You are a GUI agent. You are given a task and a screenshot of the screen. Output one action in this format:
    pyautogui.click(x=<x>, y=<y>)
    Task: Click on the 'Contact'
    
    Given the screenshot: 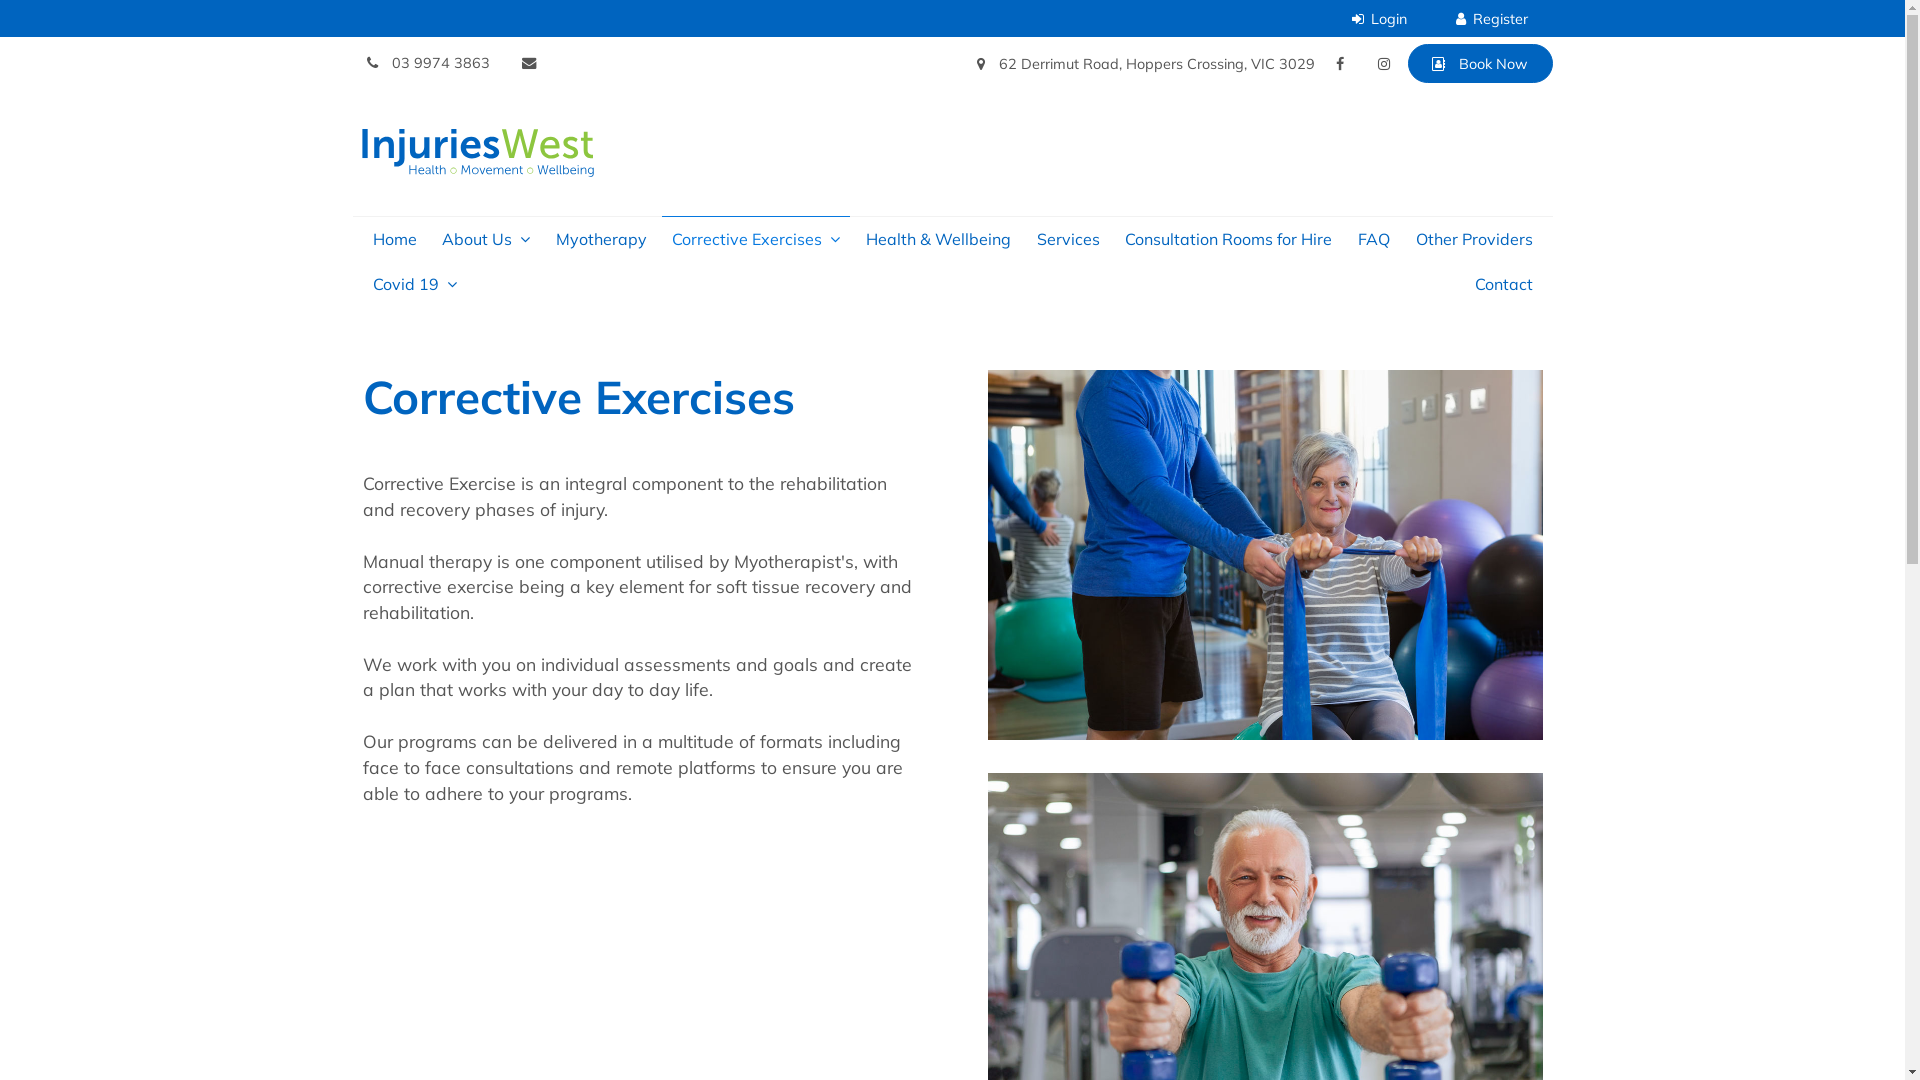 What is the action you would take?
    pyautogui.click(x=1464, y=284)
    